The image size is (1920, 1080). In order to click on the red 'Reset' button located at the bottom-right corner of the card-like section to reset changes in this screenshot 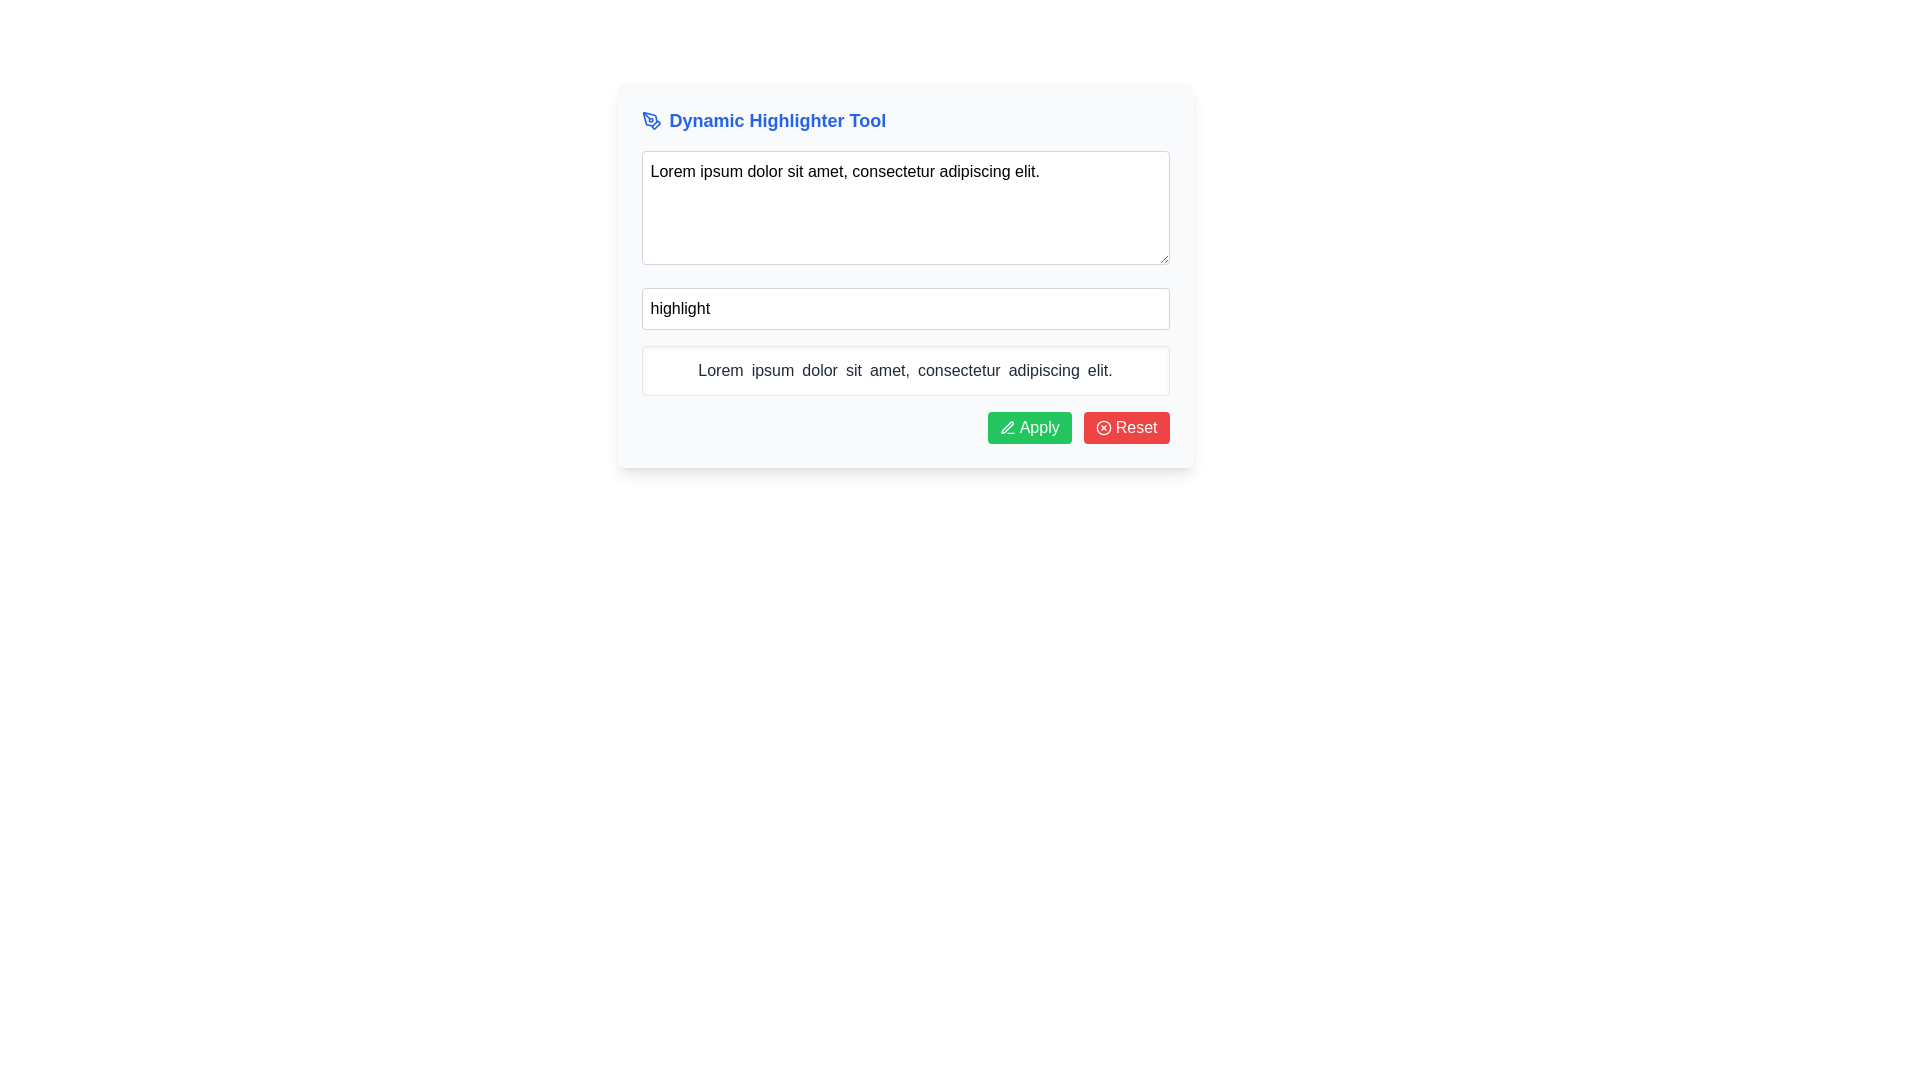, I will do `click(1126, 427)`.